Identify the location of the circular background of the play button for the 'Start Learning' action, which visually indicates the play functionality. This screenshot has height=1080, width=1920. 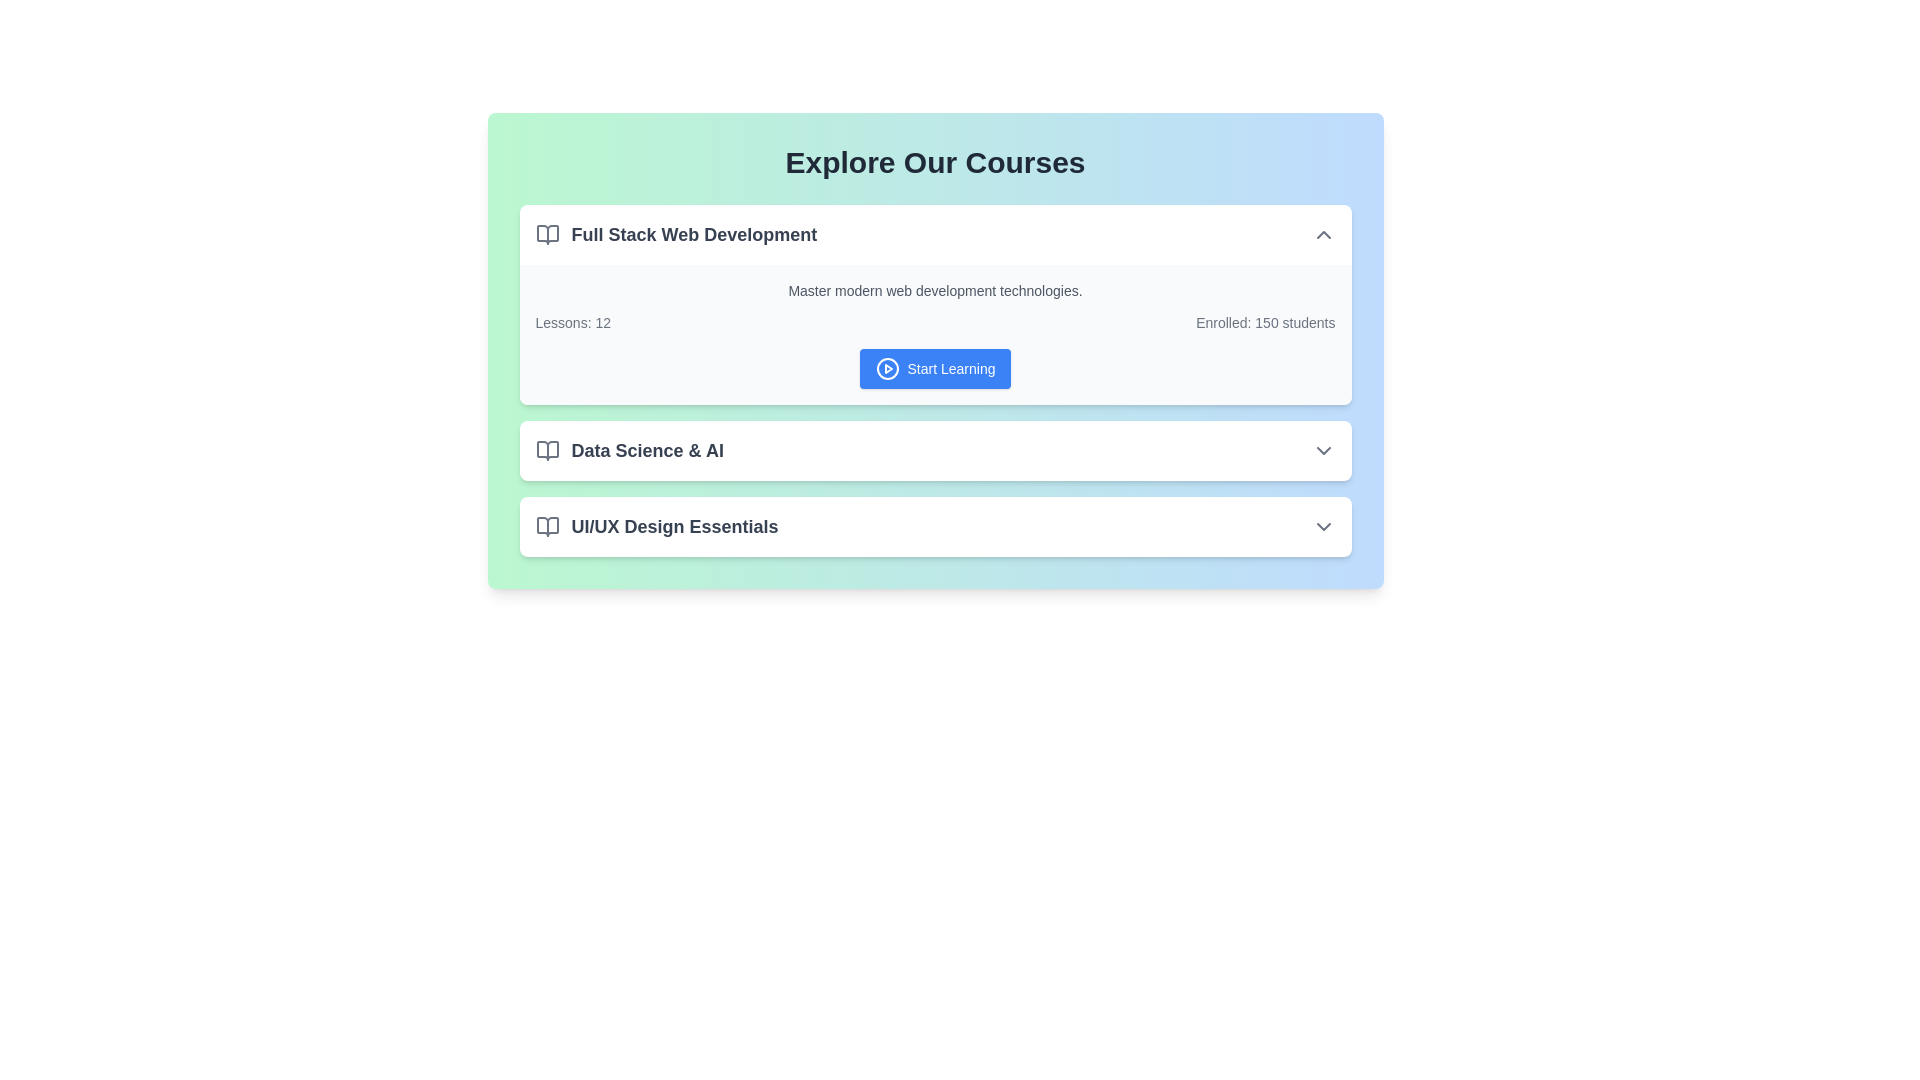
(886, 369).